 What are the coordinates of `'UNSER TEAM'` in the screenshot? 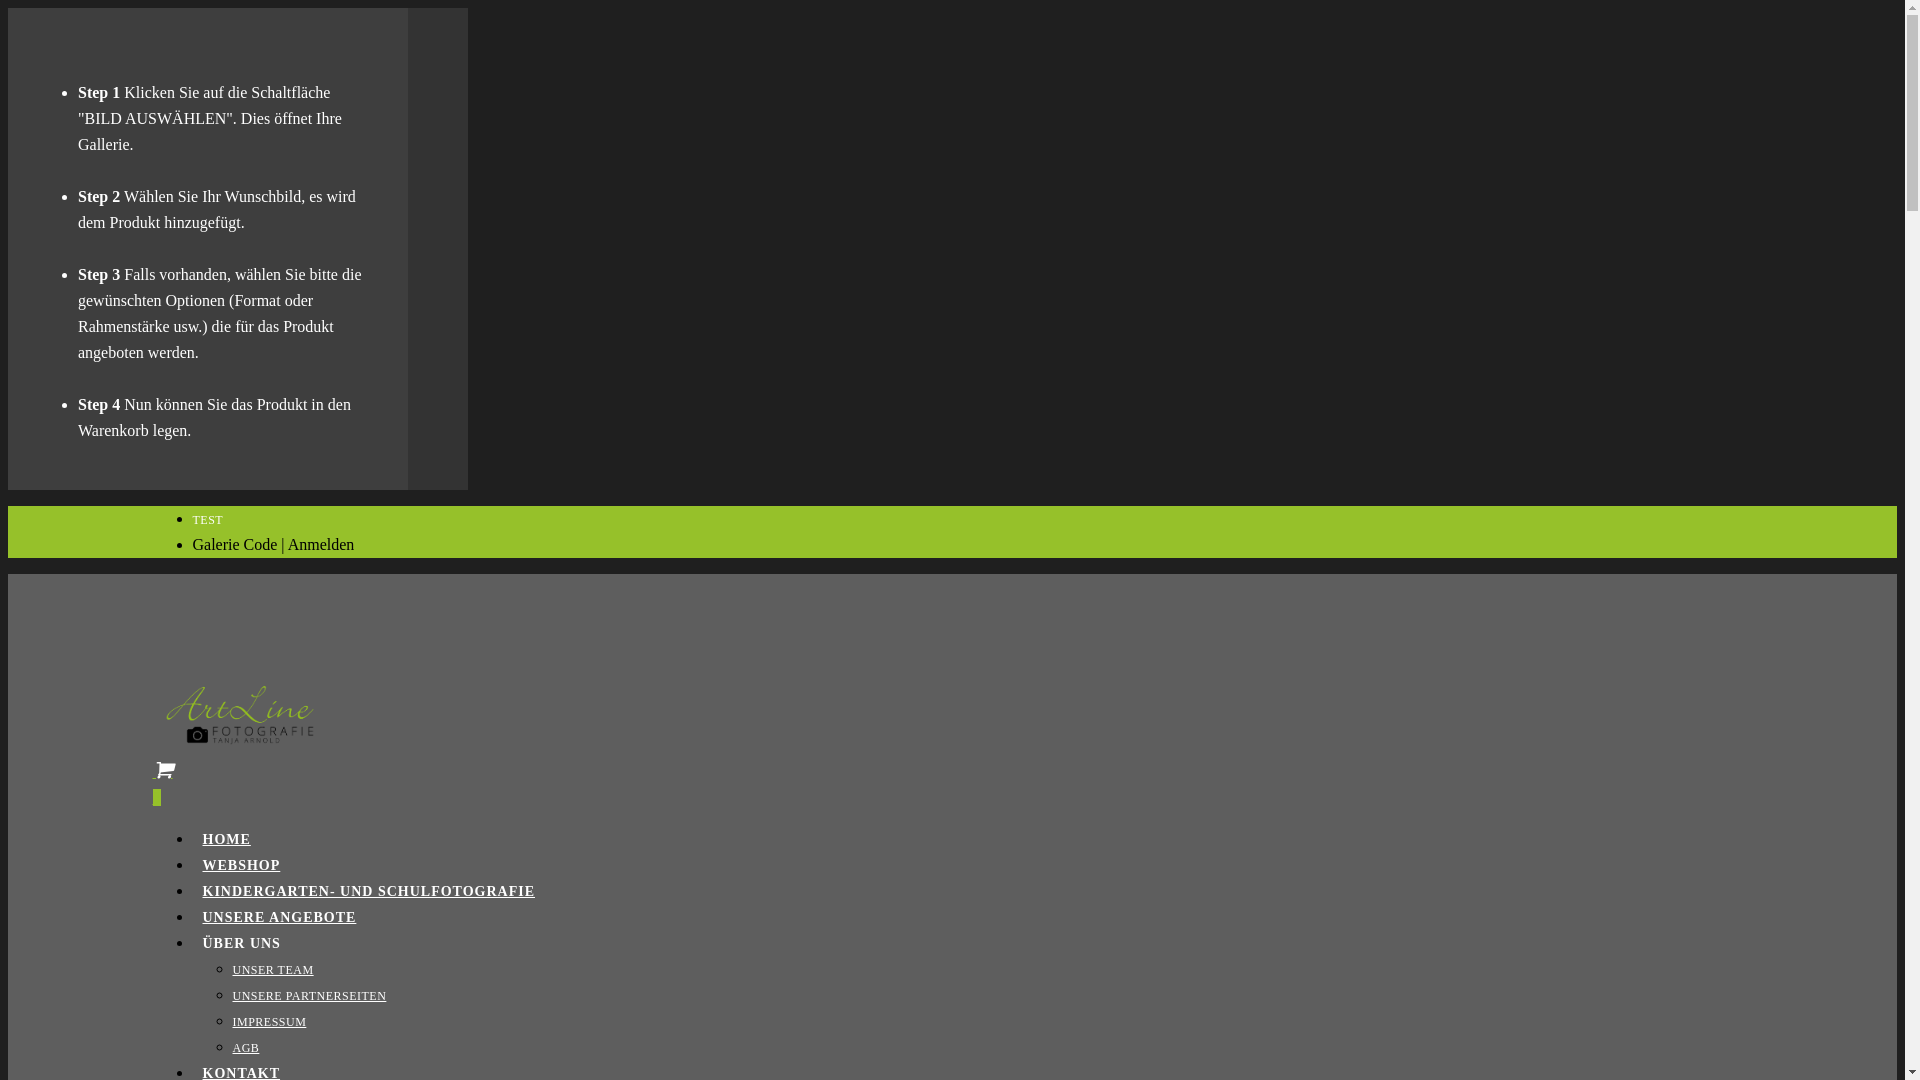 It's located at (271, 968).